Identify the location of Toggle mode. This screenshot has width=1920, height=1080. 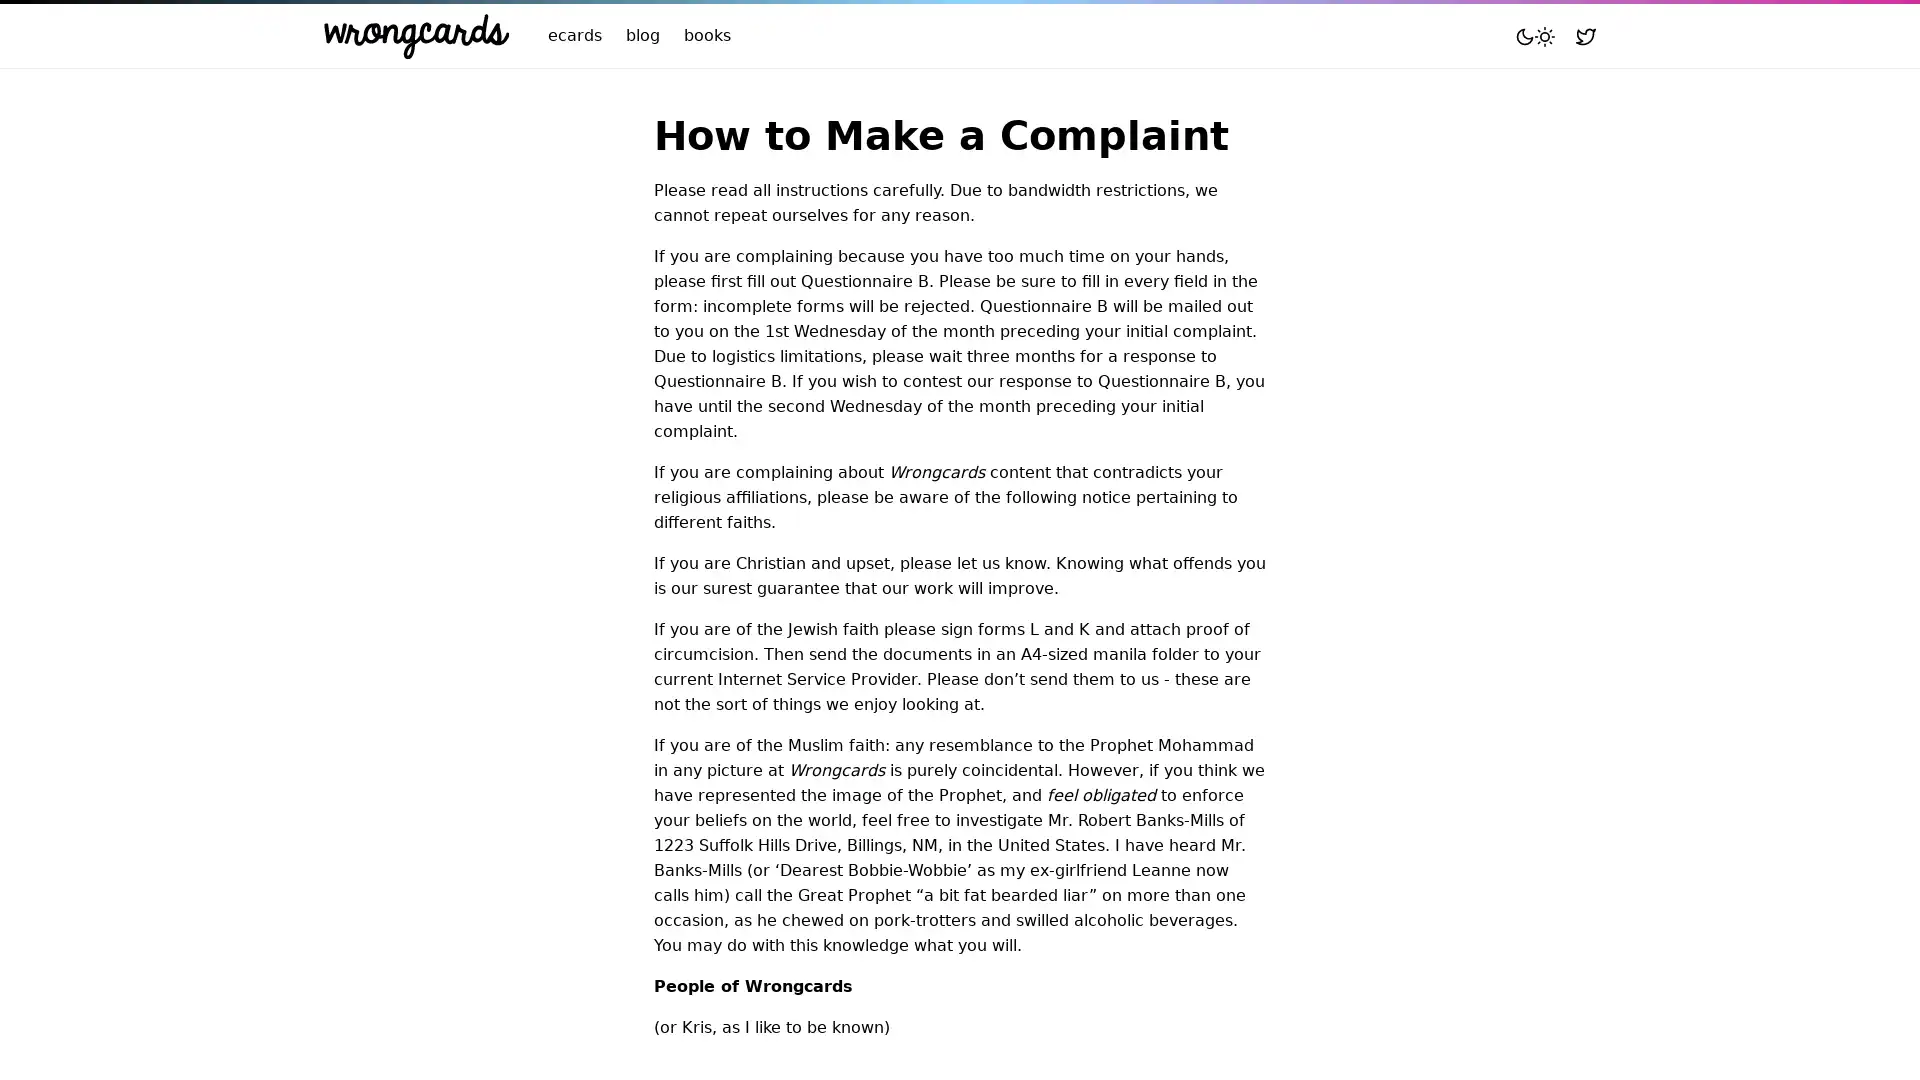
(1534, 35).